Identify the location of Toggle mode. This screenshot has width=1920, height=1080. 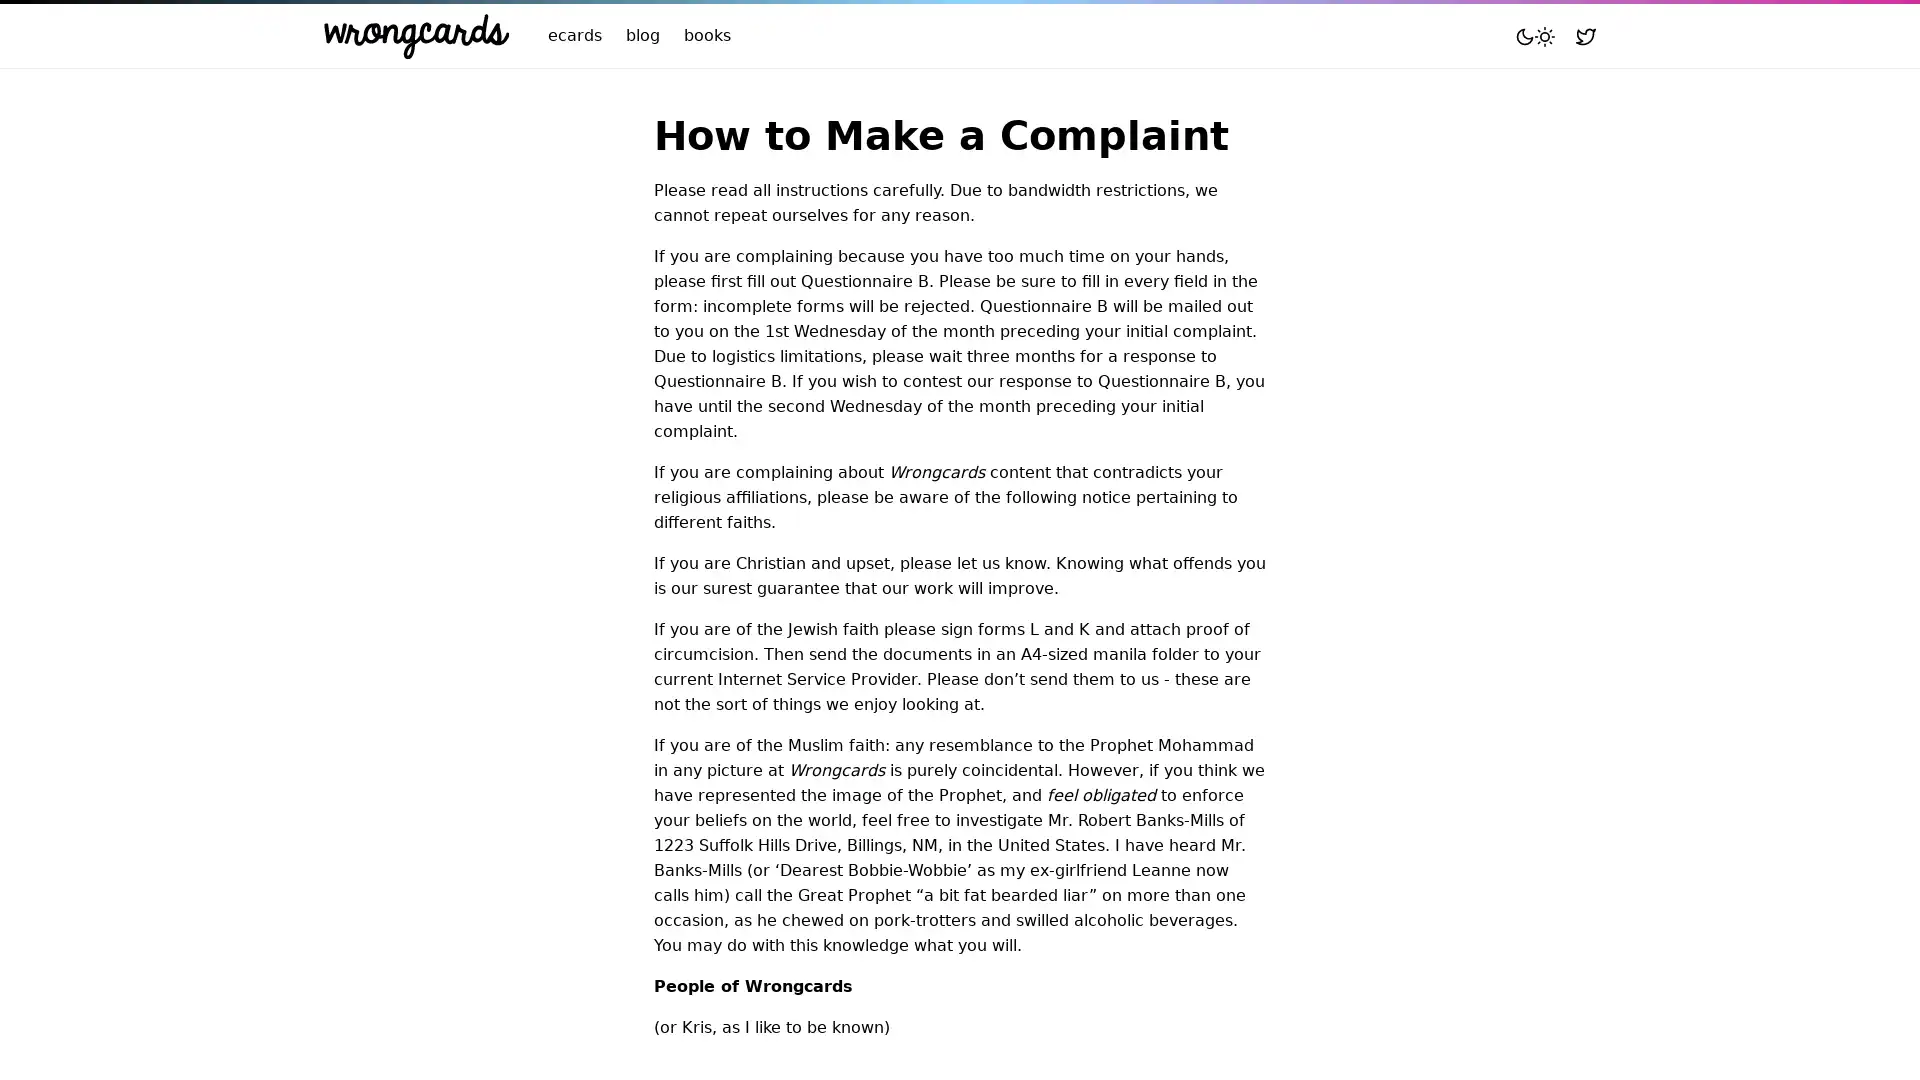
(1534, 35).